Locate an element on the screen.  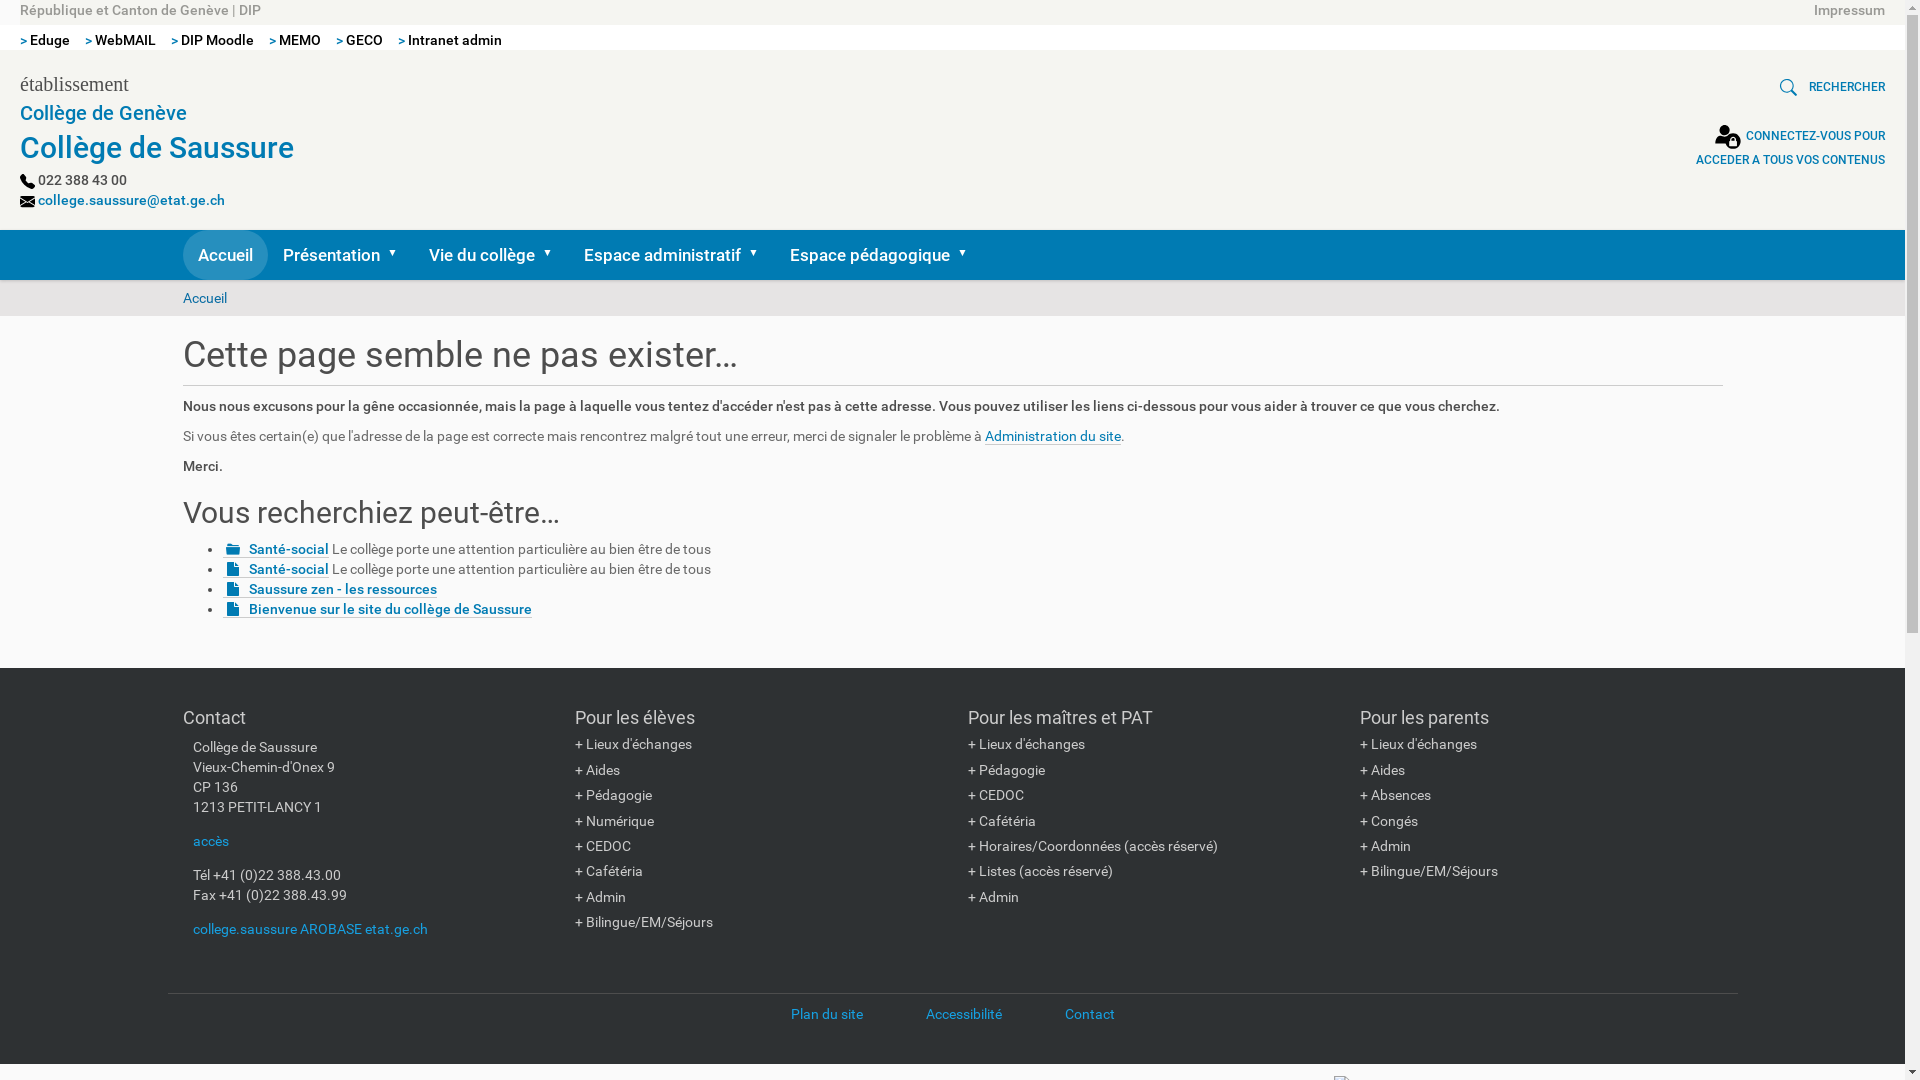
'CONNECTEZ-VOUS POUR is located at coordinates (1790, 146).